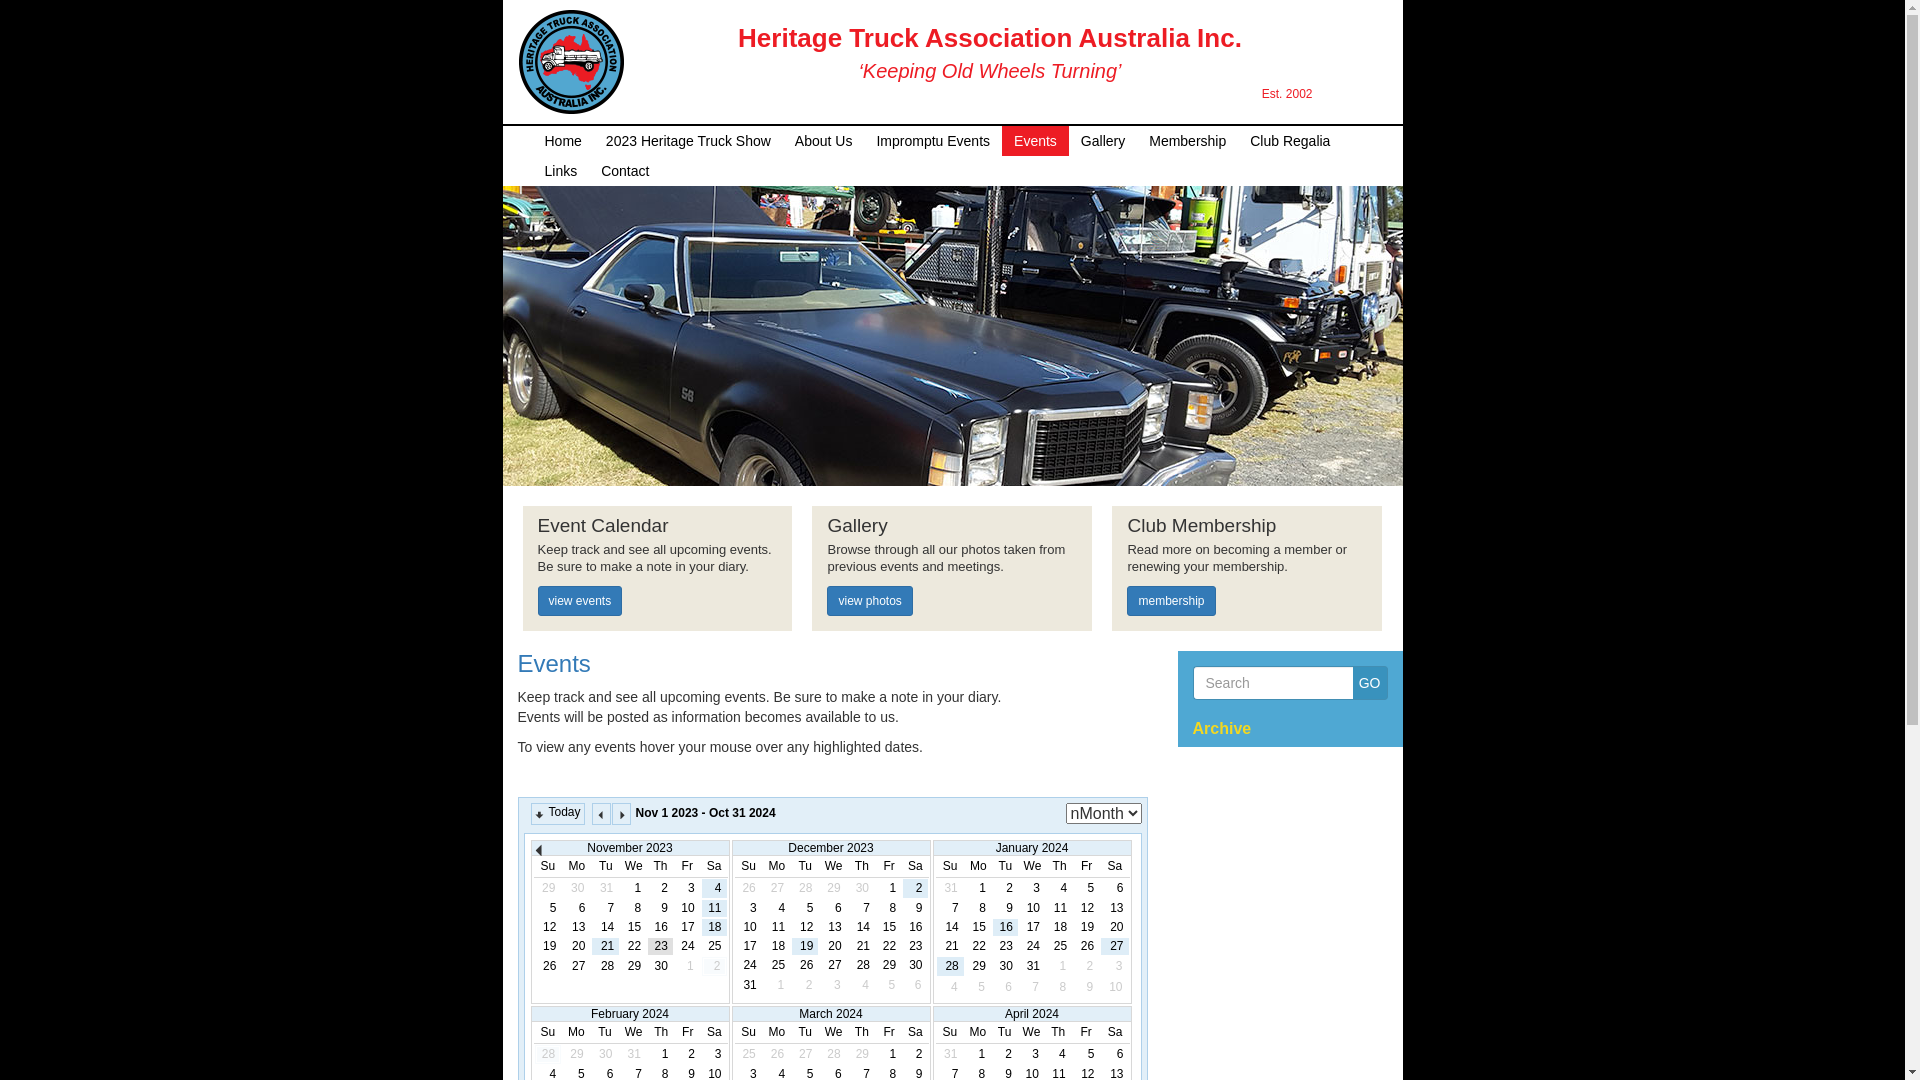  What do you see at coordinates (824, 140) in the screenshot?
I see `'About Us'` at bounding box center [824, 140].